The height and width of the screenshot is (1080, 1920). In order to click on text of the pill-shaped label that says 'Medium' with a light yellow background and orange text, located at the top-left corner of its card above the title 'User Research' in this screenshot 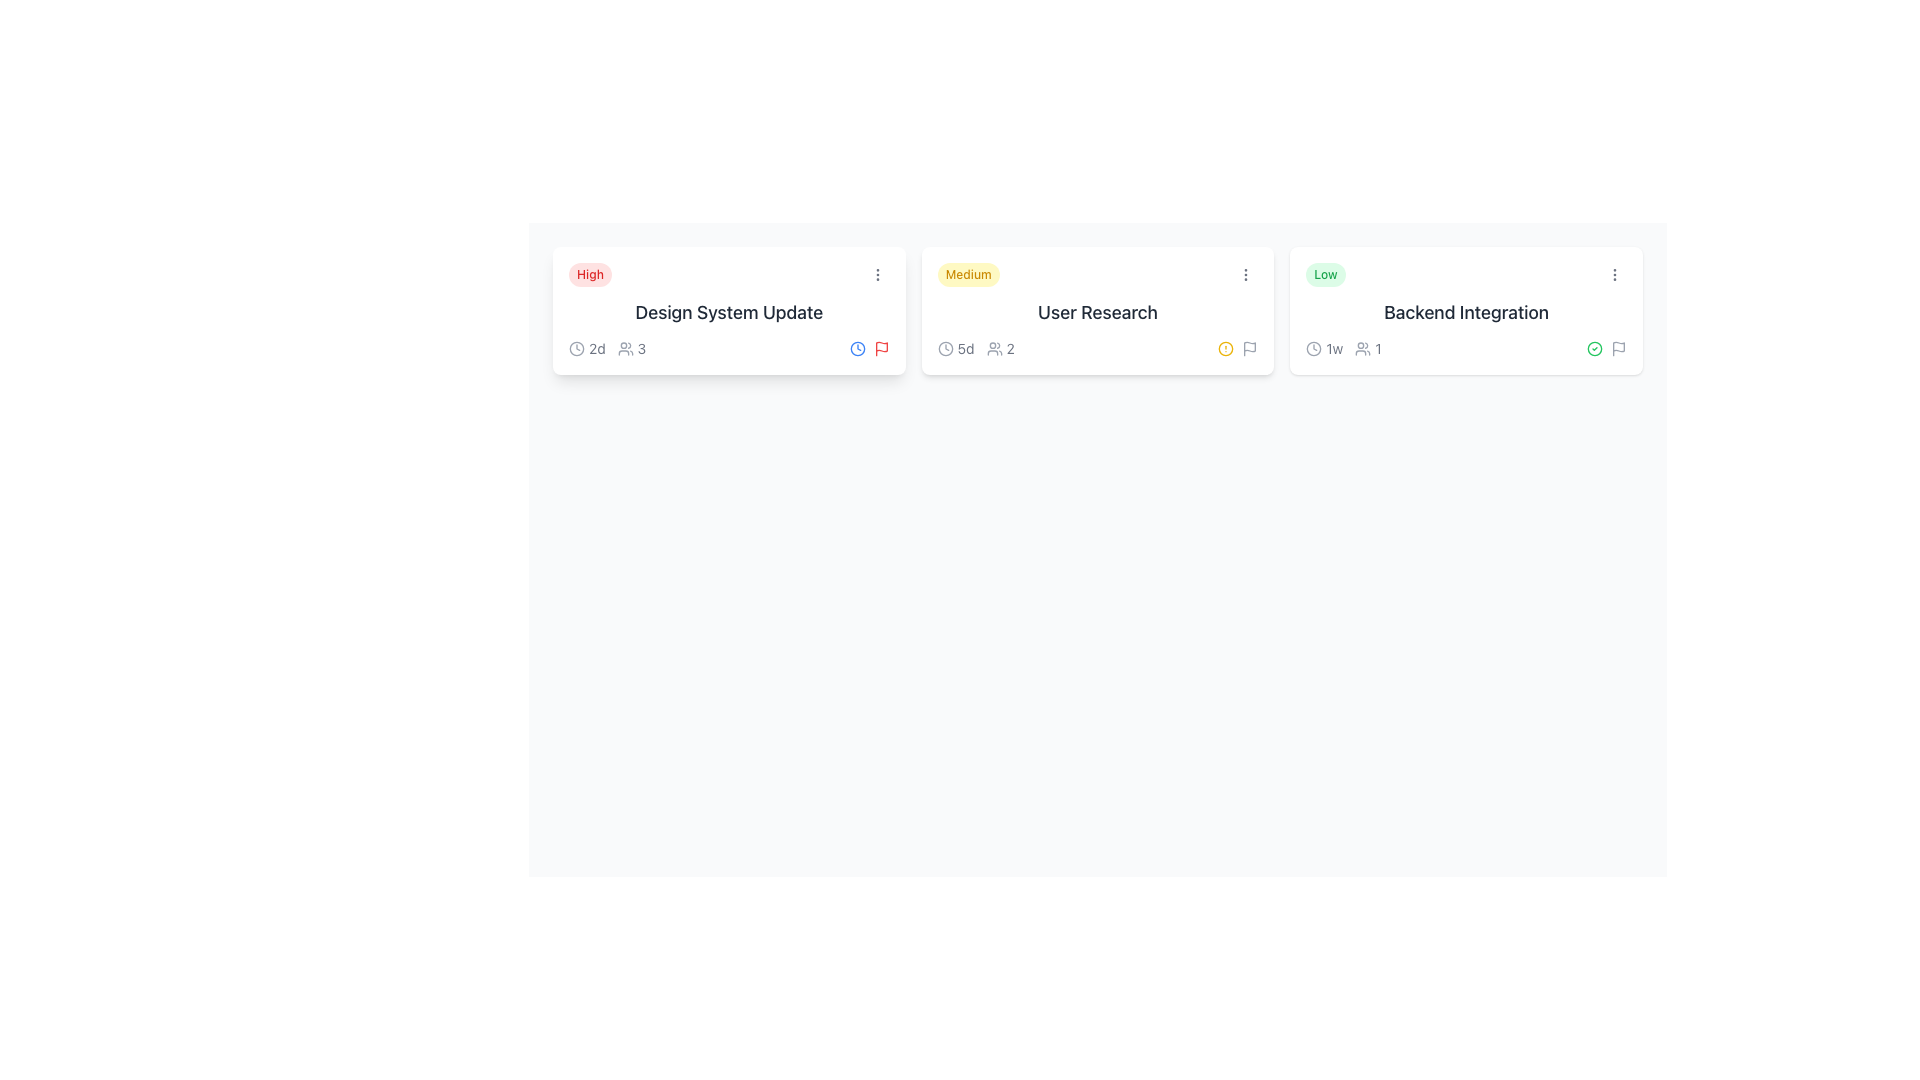, I will do `click(968, 274)`.